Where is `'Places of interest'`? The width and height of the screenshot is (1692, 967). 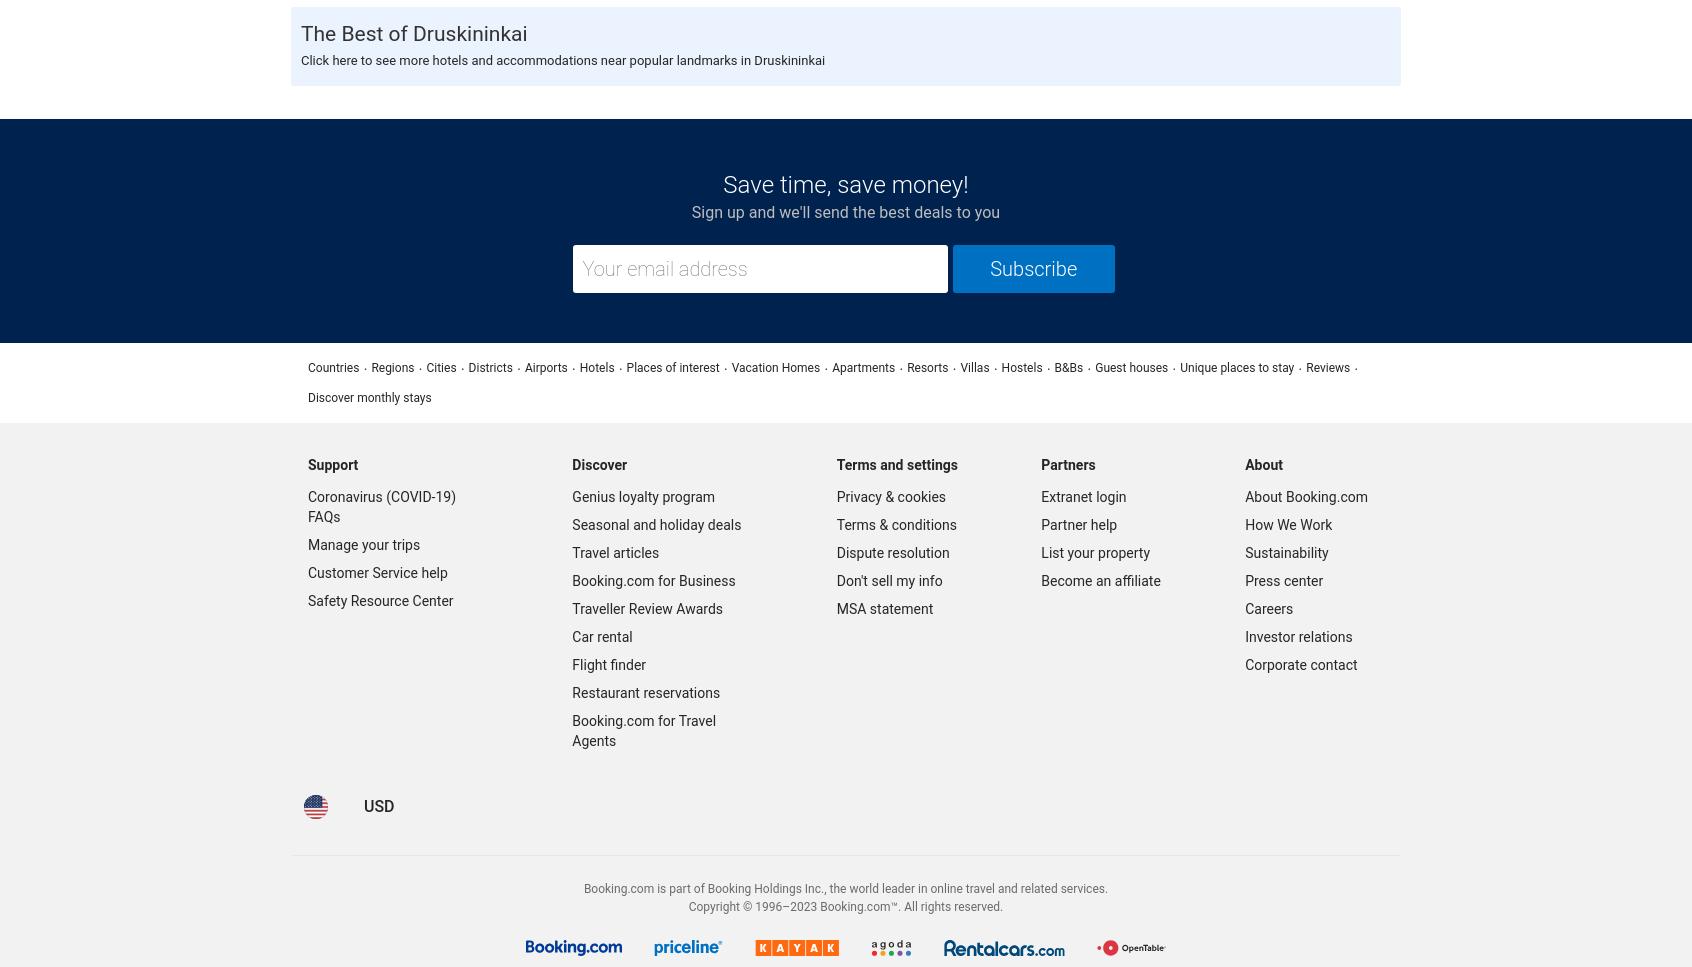 'Places of interest' is located at coordinates (672, 365).